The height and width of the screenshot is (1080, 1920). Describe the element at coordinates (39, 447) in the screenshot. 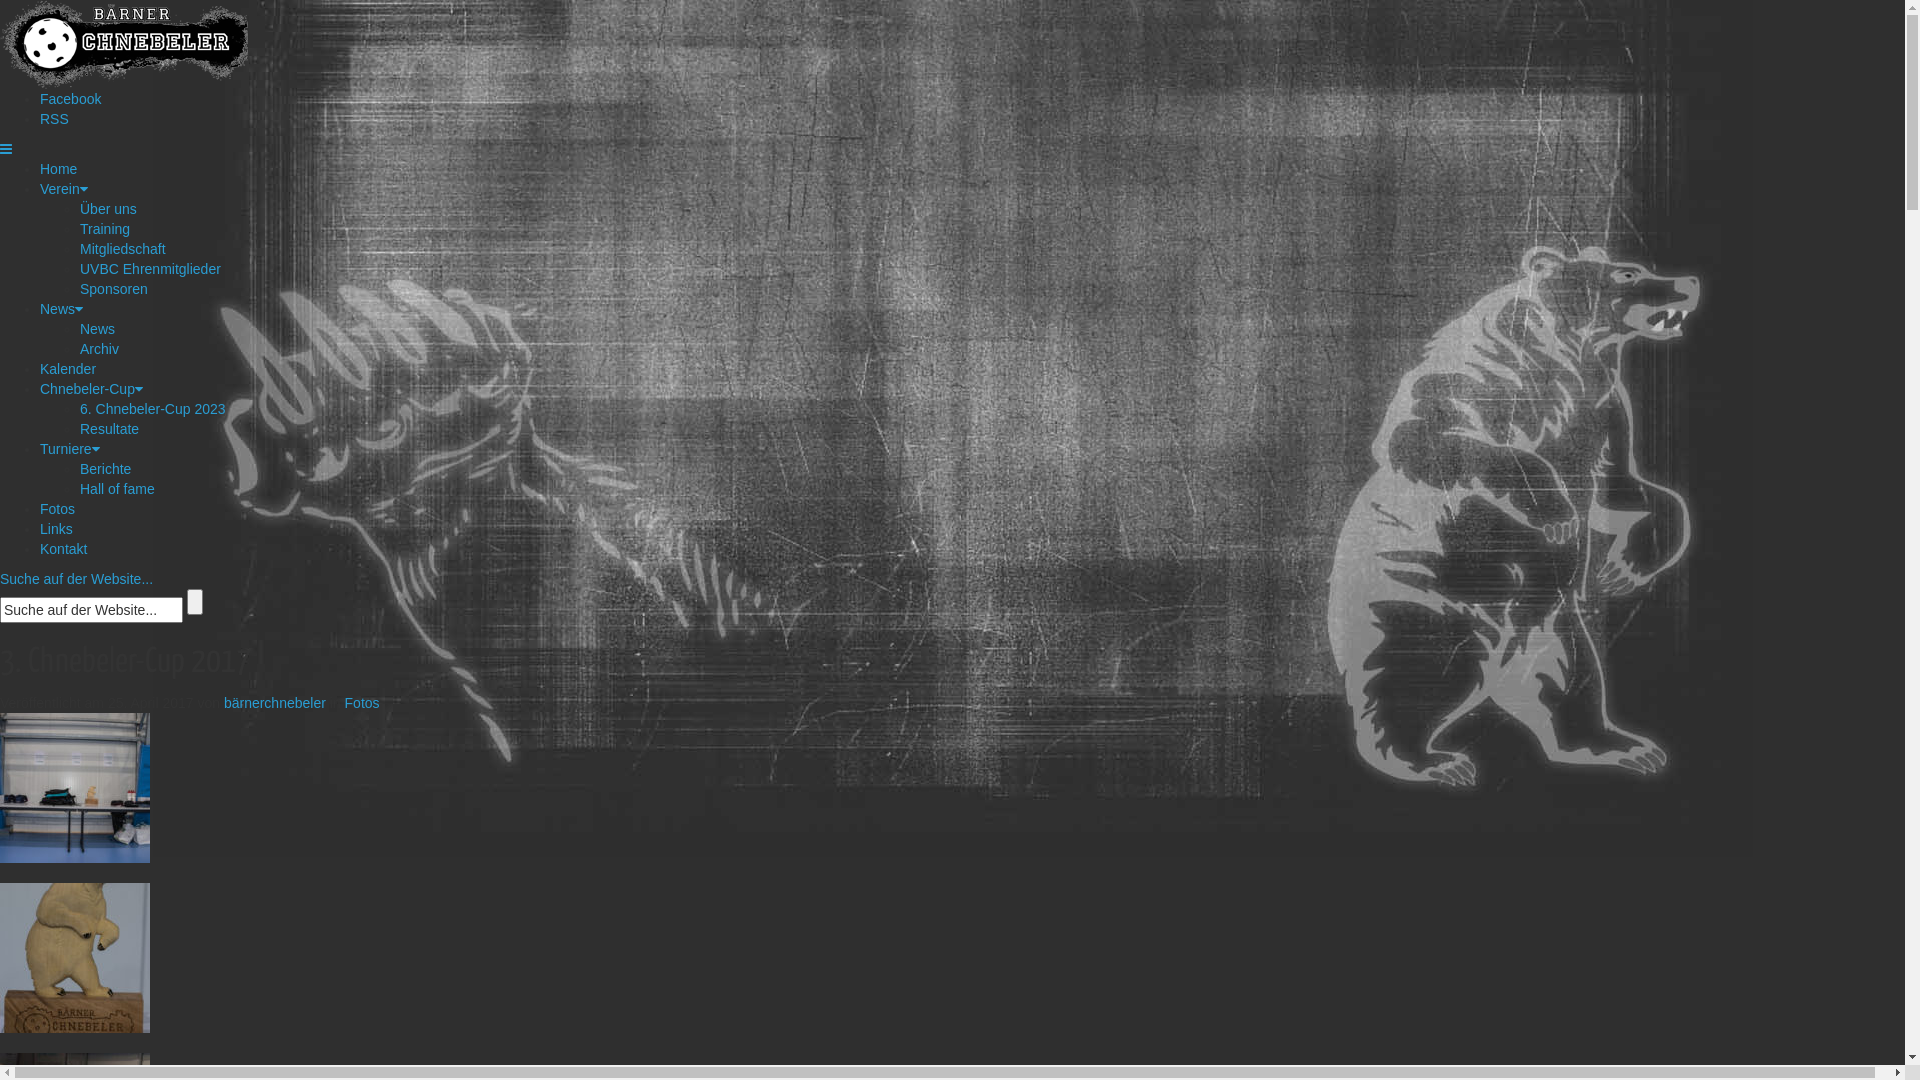

I see `'Turniere'` at that location.